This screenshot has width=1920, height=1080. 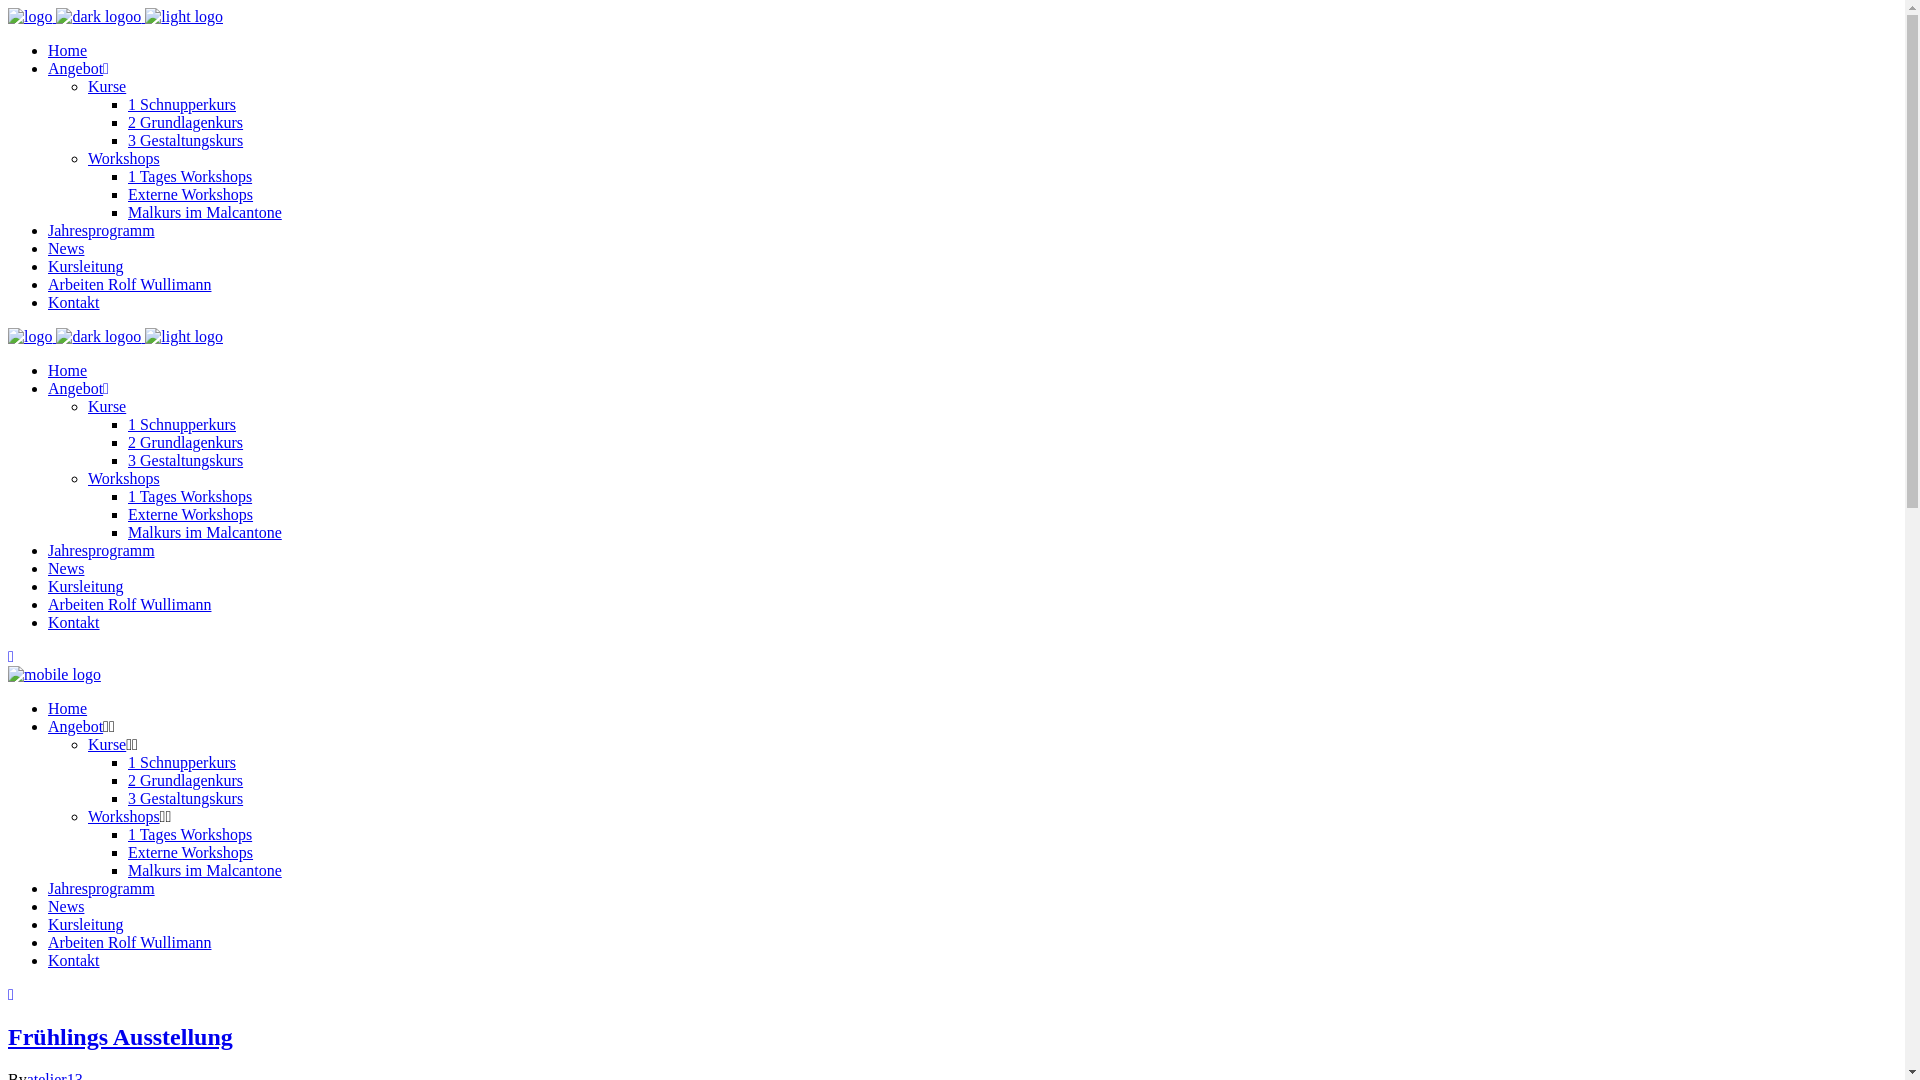 I want to click on 'Kontakt', so click(x=48, y=621).